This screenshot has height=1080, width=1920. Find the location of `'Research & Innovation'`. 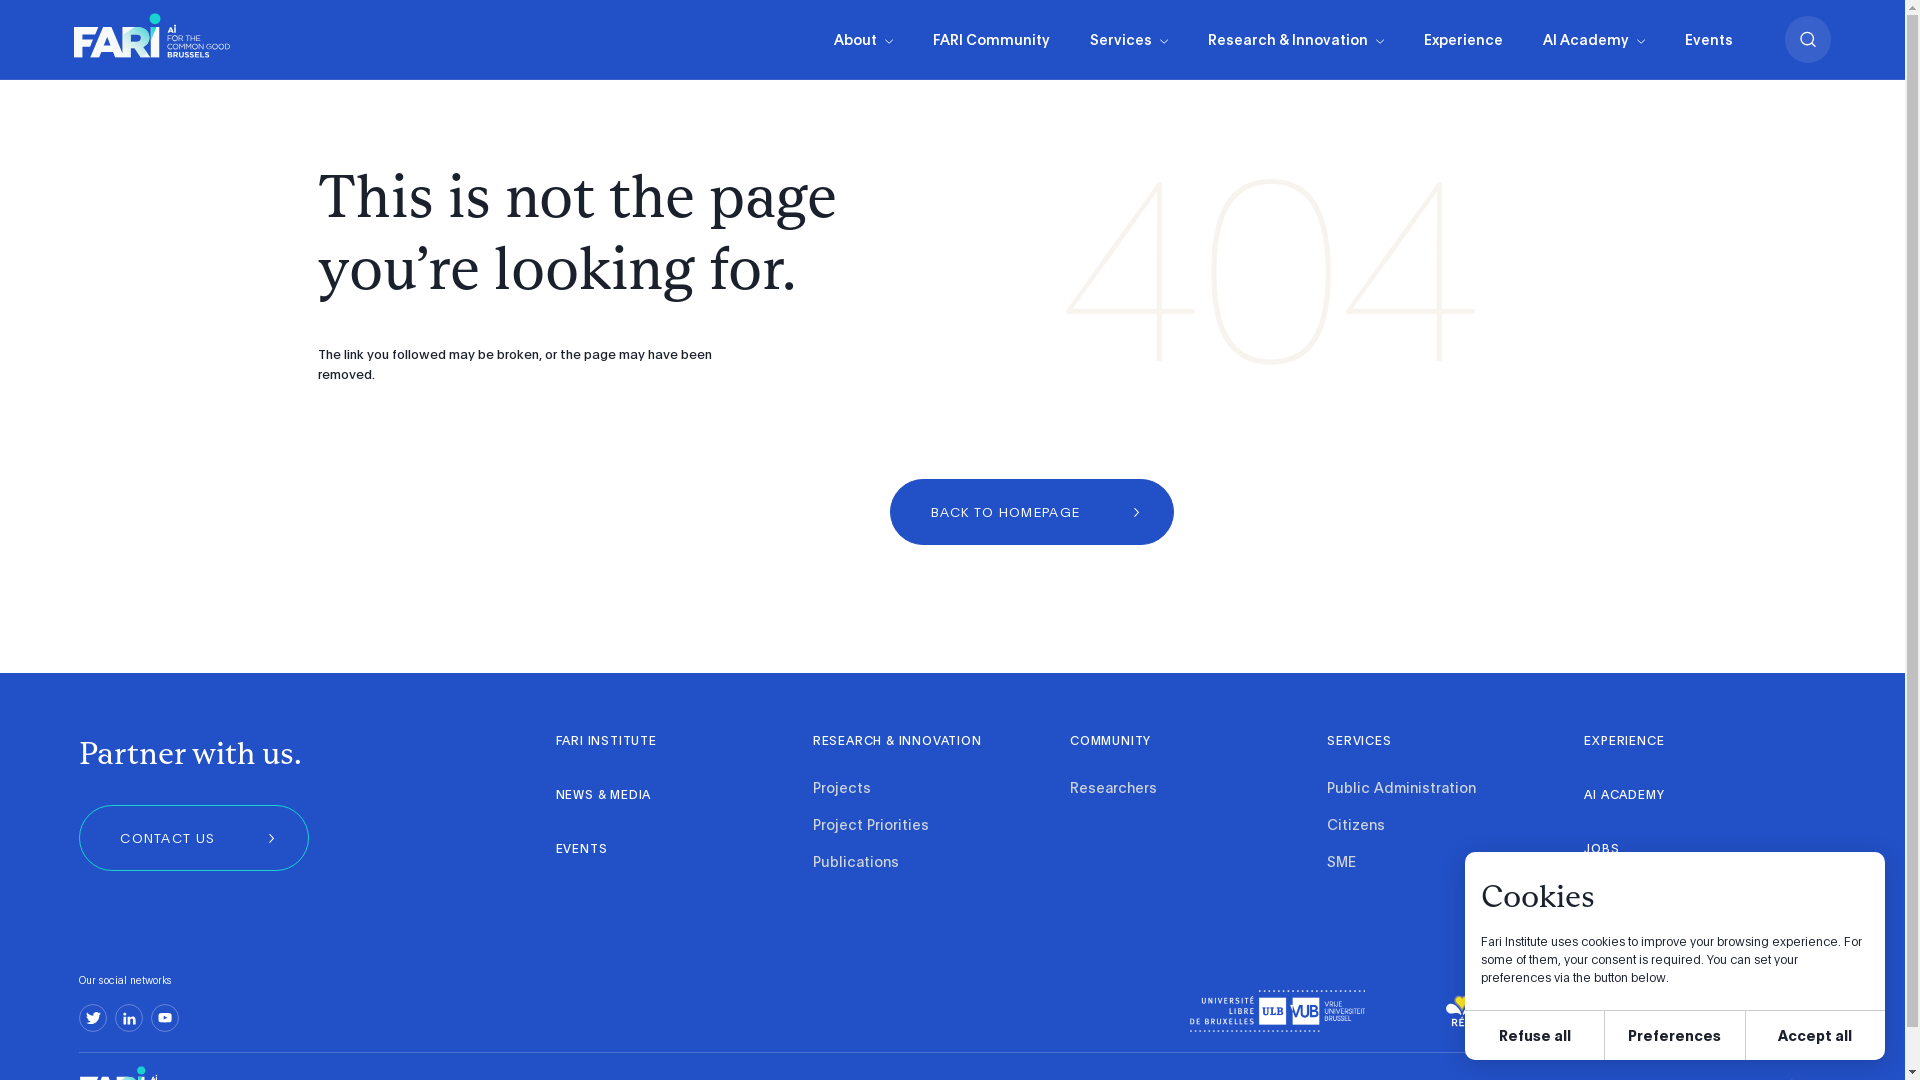

'Research & Innovation' is located at coordinates (1296, 39).